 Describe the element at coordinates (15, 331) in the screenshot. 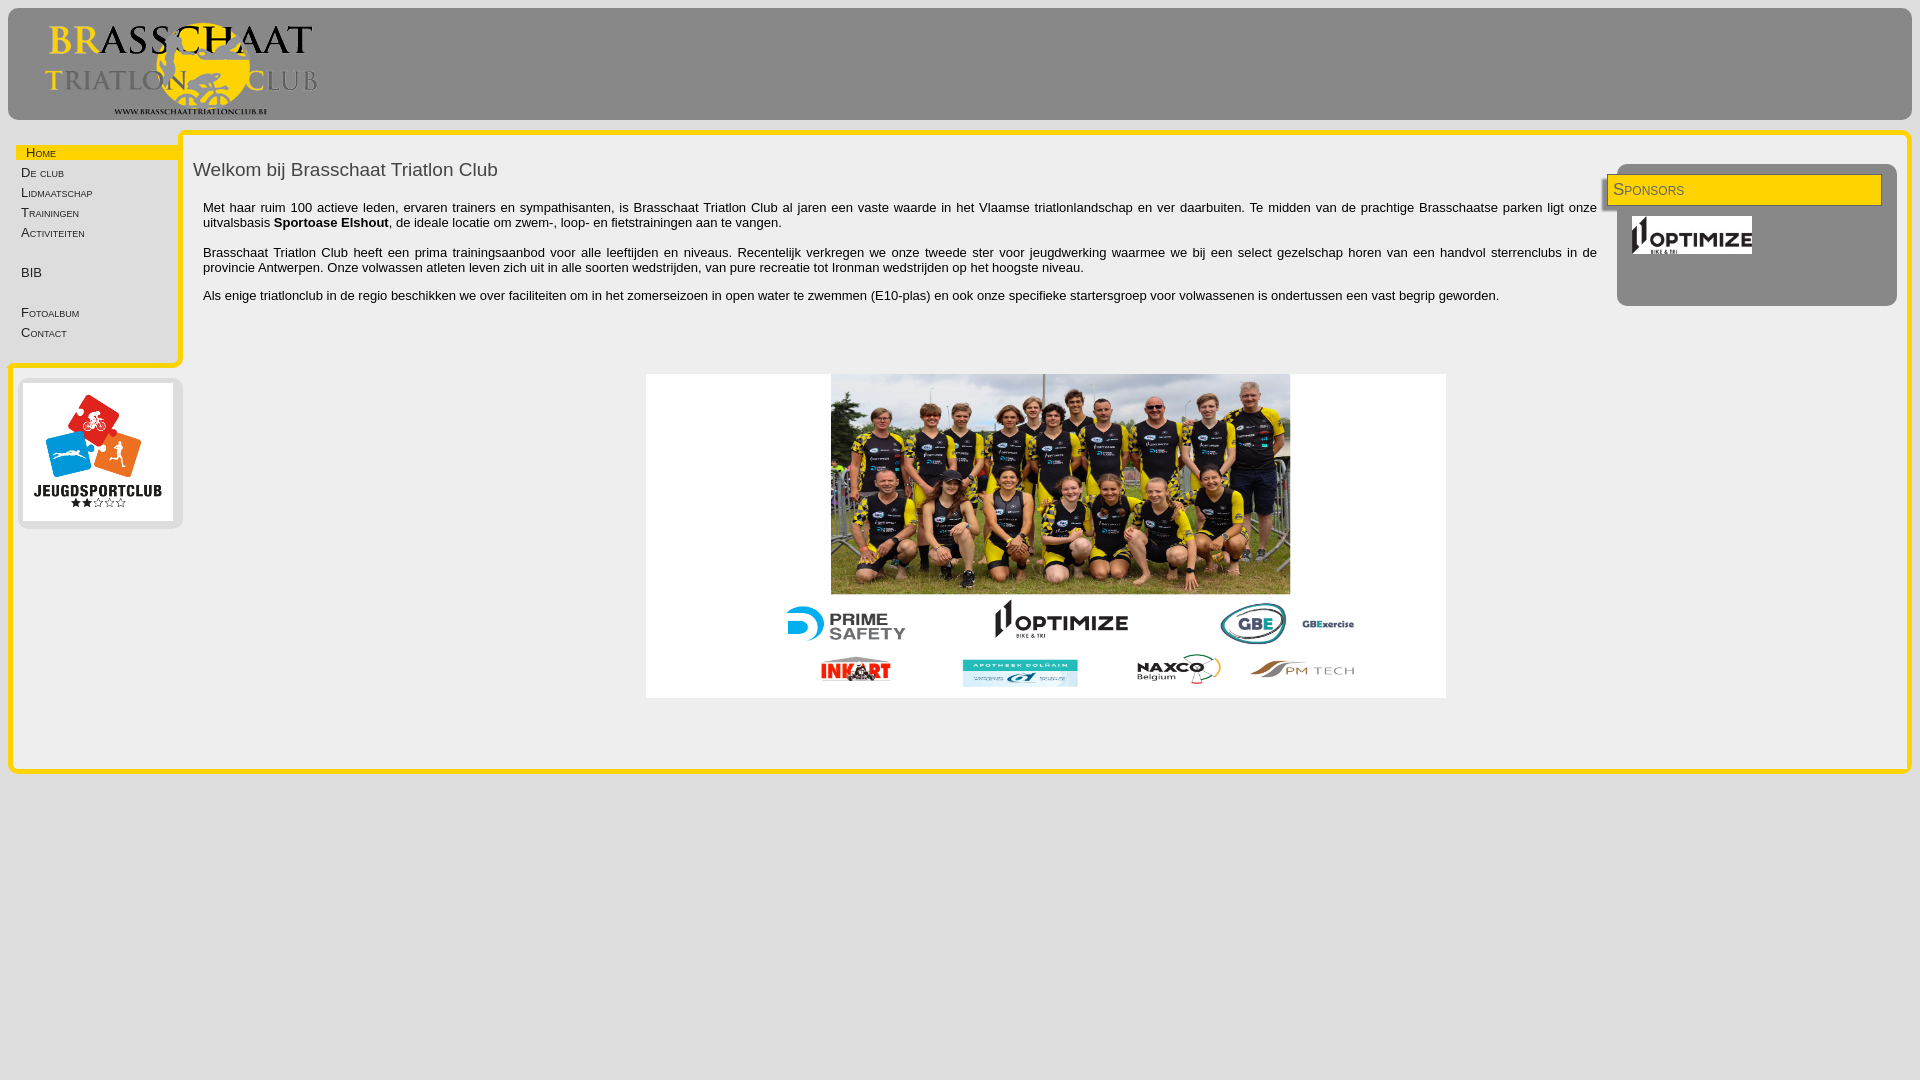

I see `'Contact'` at that location.